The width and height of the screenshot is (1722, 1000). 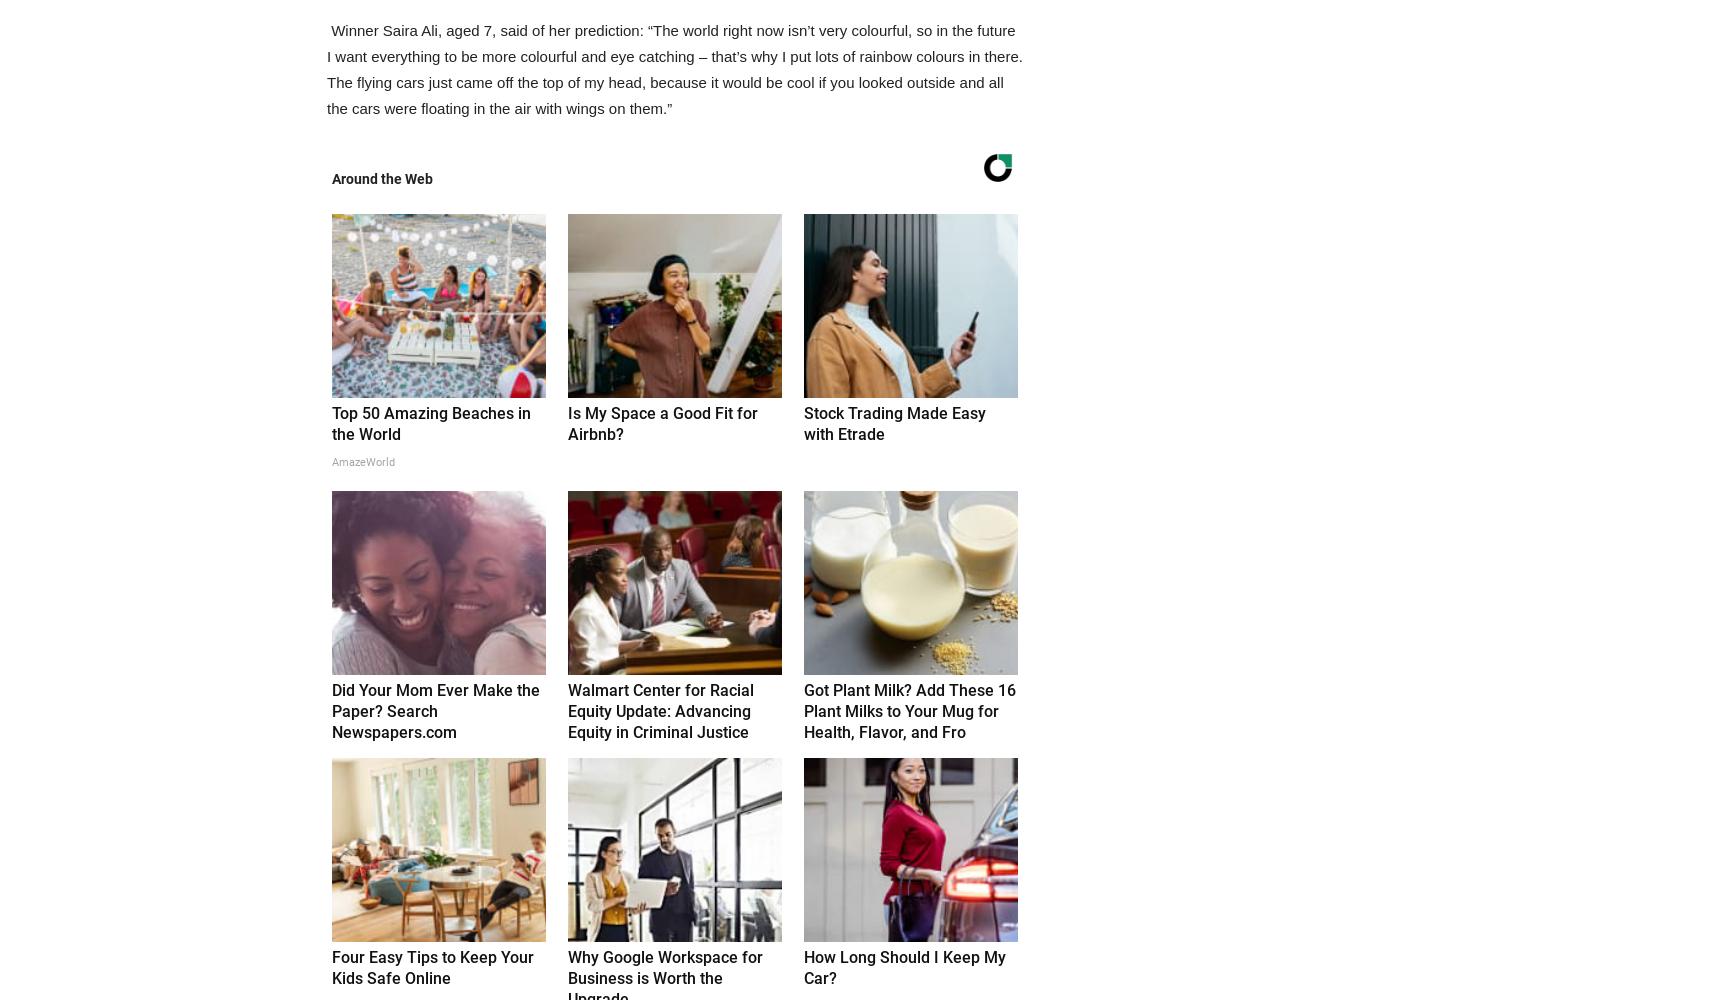 What do you see at coordinates (362, 461) in the screenshot?
I see `'AmazeWorld'` at bounding box center [362, 461].